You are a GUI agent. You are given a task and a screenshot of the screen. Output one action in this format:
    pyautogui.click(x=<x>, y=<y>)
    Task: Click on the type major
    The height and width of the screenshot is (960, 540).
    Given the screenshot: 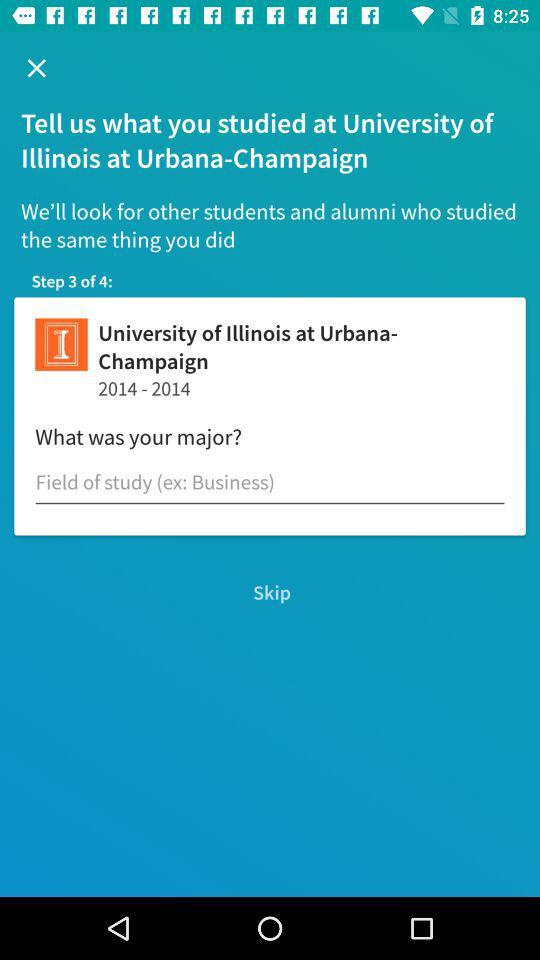 What is the action you would take?
    pyautogui.click(x=270, y=481)
    